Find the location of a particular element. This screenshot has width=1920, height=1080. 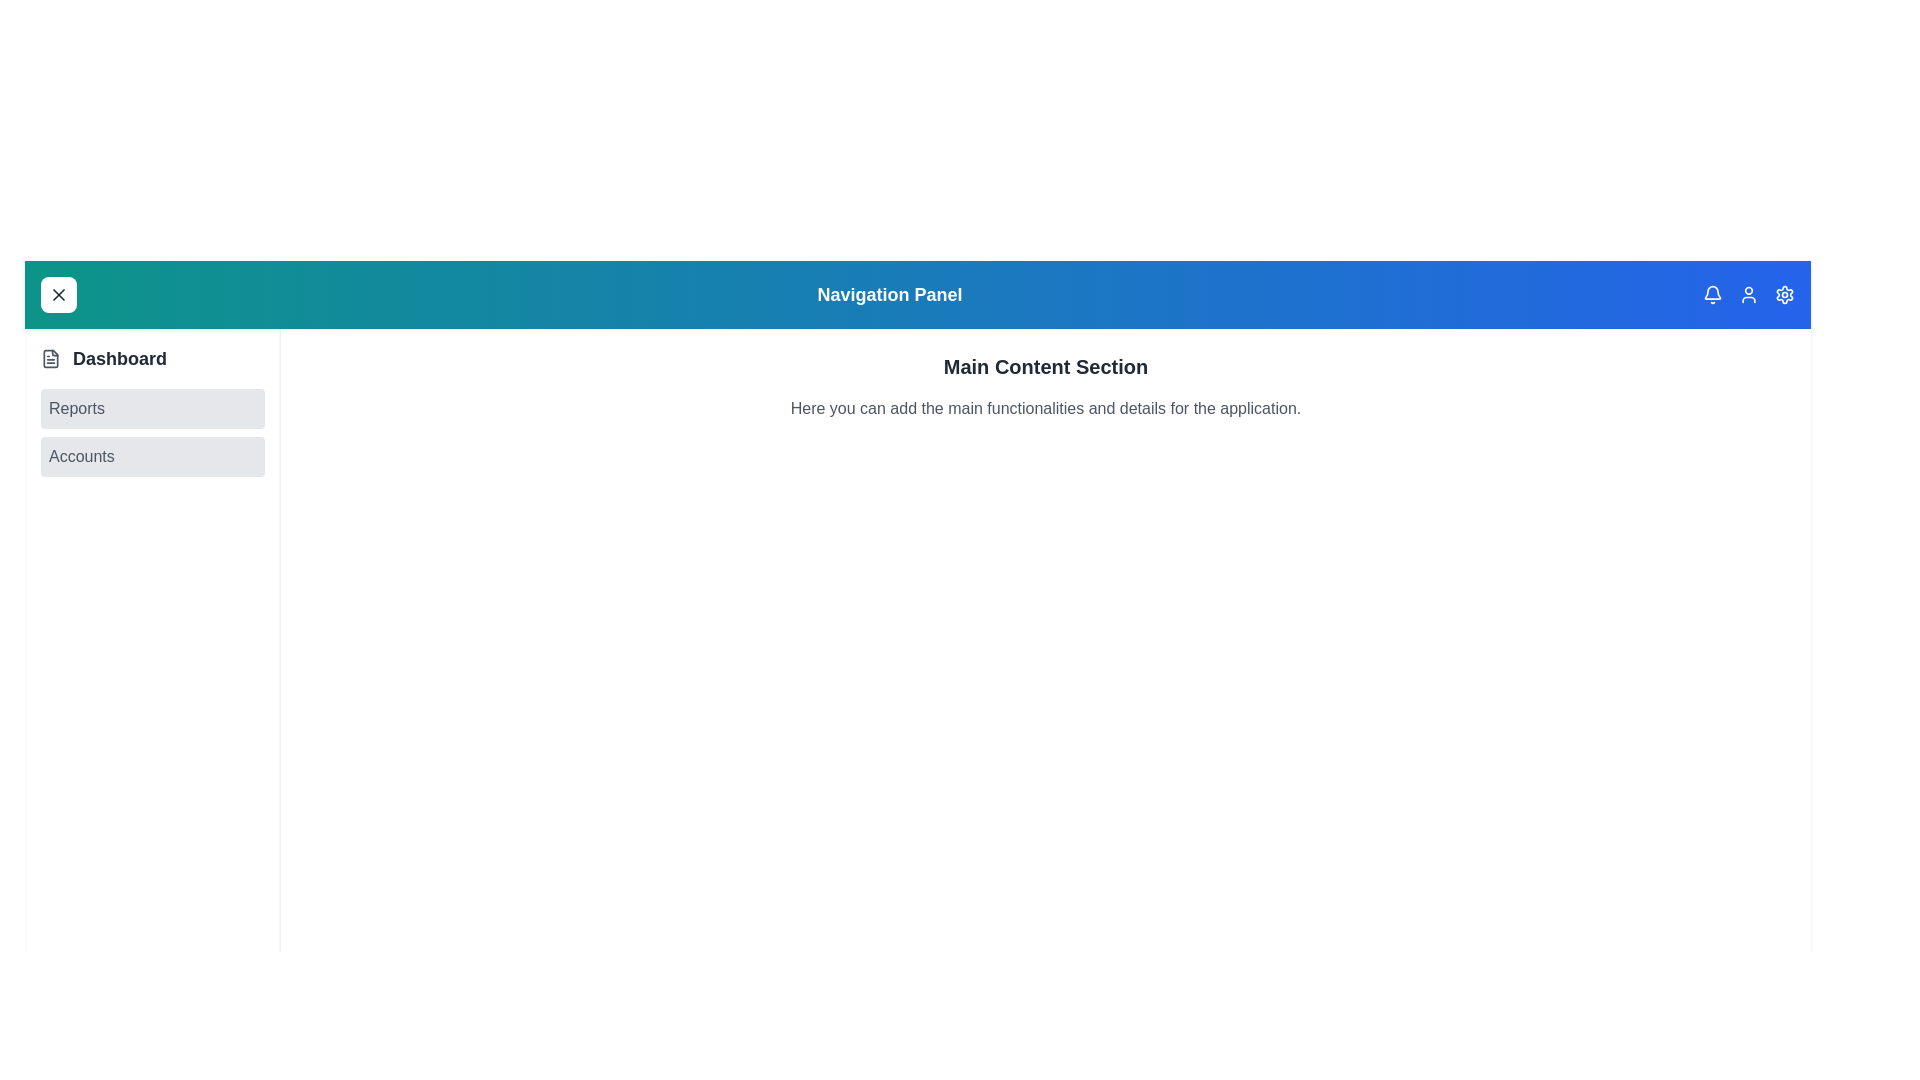

the user profile icon located in the top-right corner of the navigation bar is located at coordinates (1747, 294).